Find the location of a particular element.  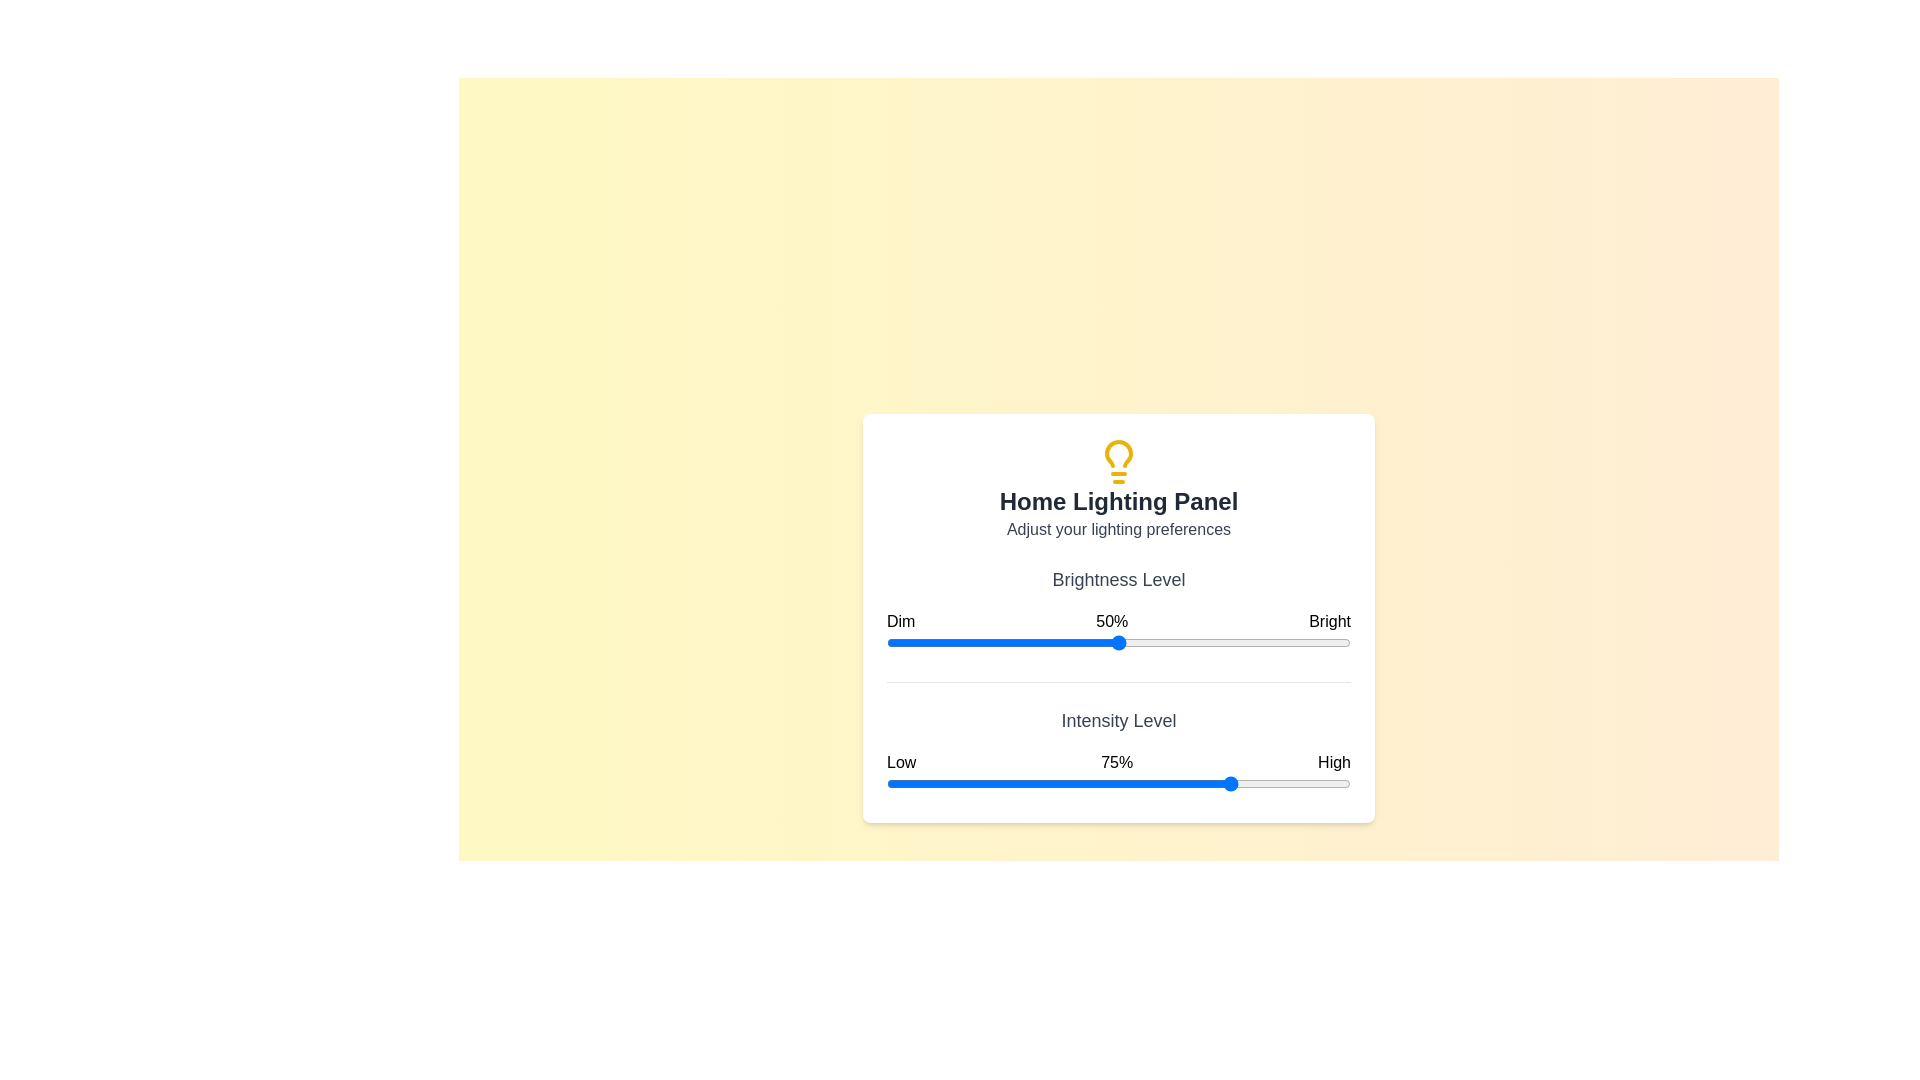

keyboard navigation is located at coordinates (1117, 782).